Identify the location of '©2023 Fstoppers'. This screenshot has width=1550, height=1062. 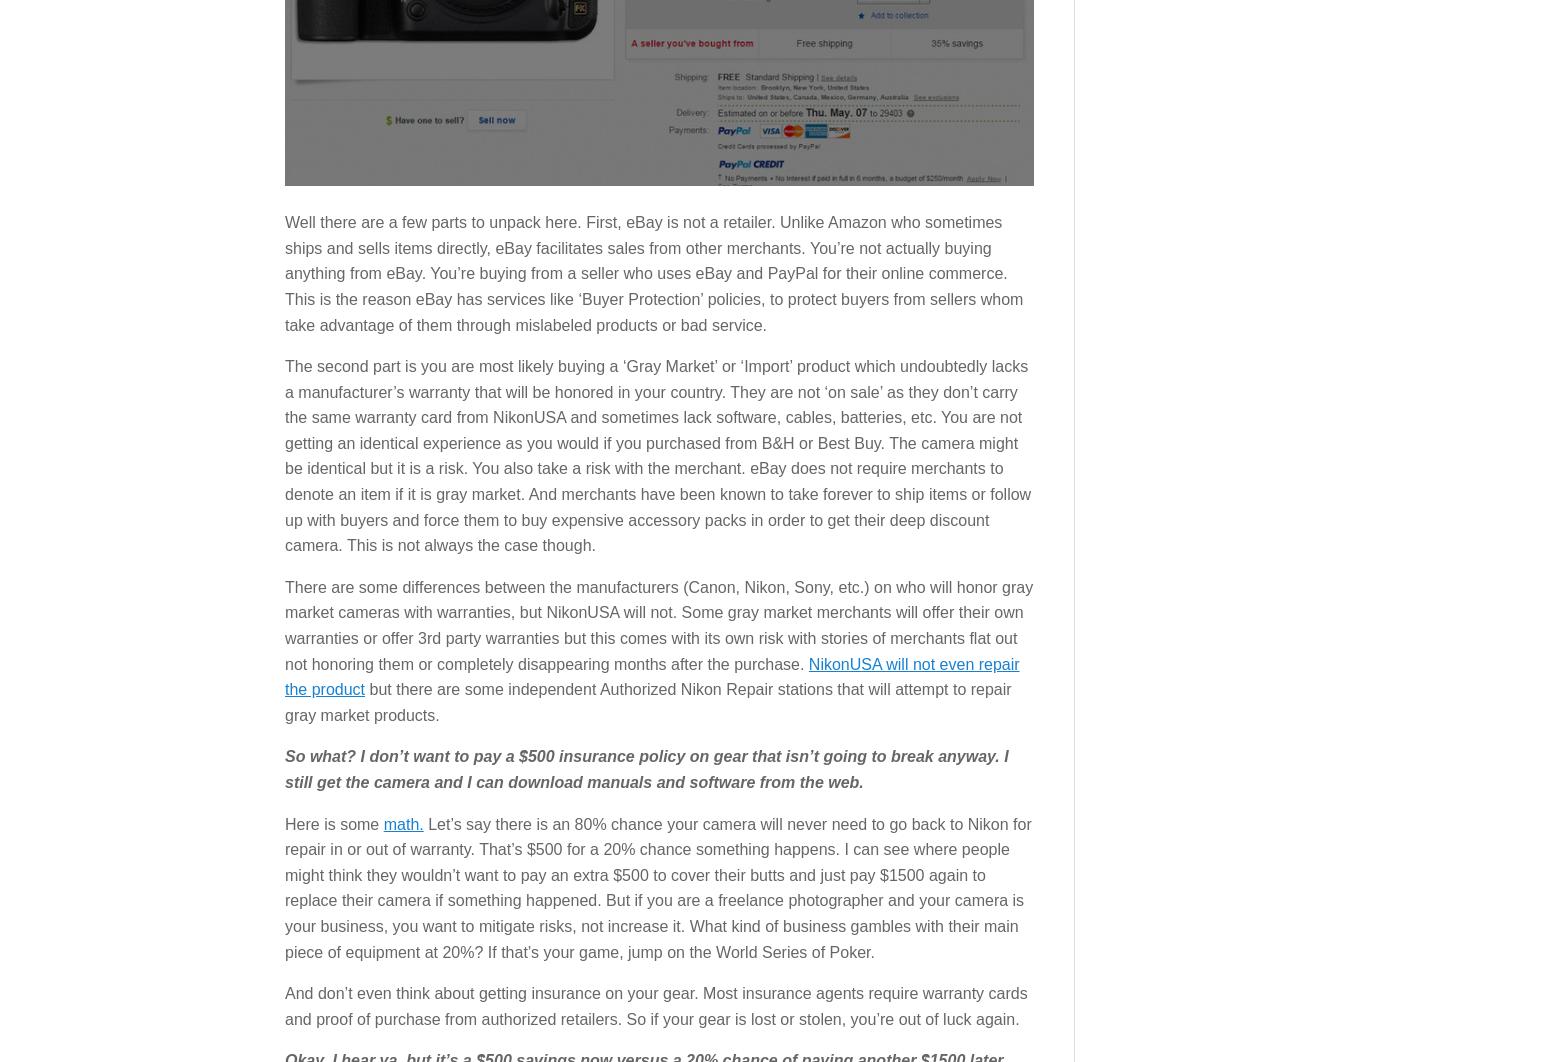
(1129, 588).